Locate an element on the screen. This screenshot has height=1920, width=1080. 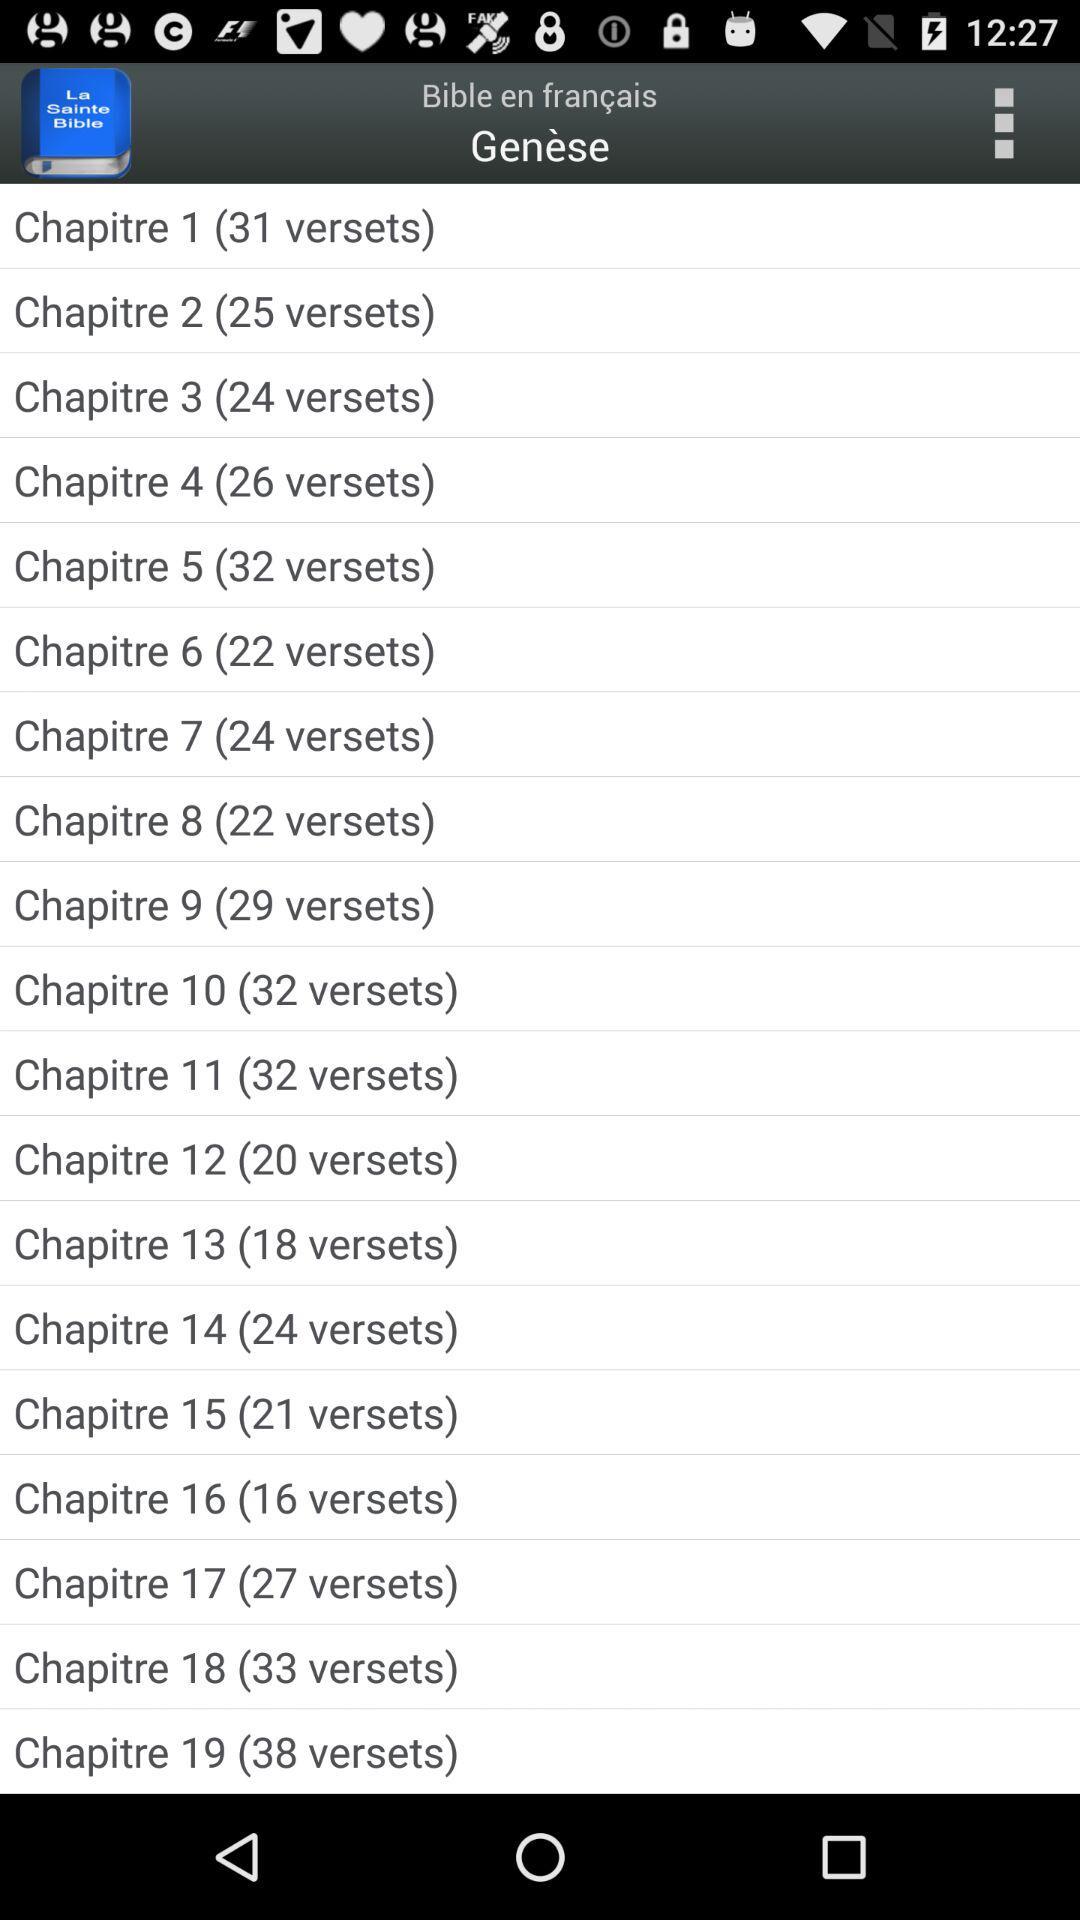
icon above the chapitre 1 31 icon is located at coordinates (75, 122).